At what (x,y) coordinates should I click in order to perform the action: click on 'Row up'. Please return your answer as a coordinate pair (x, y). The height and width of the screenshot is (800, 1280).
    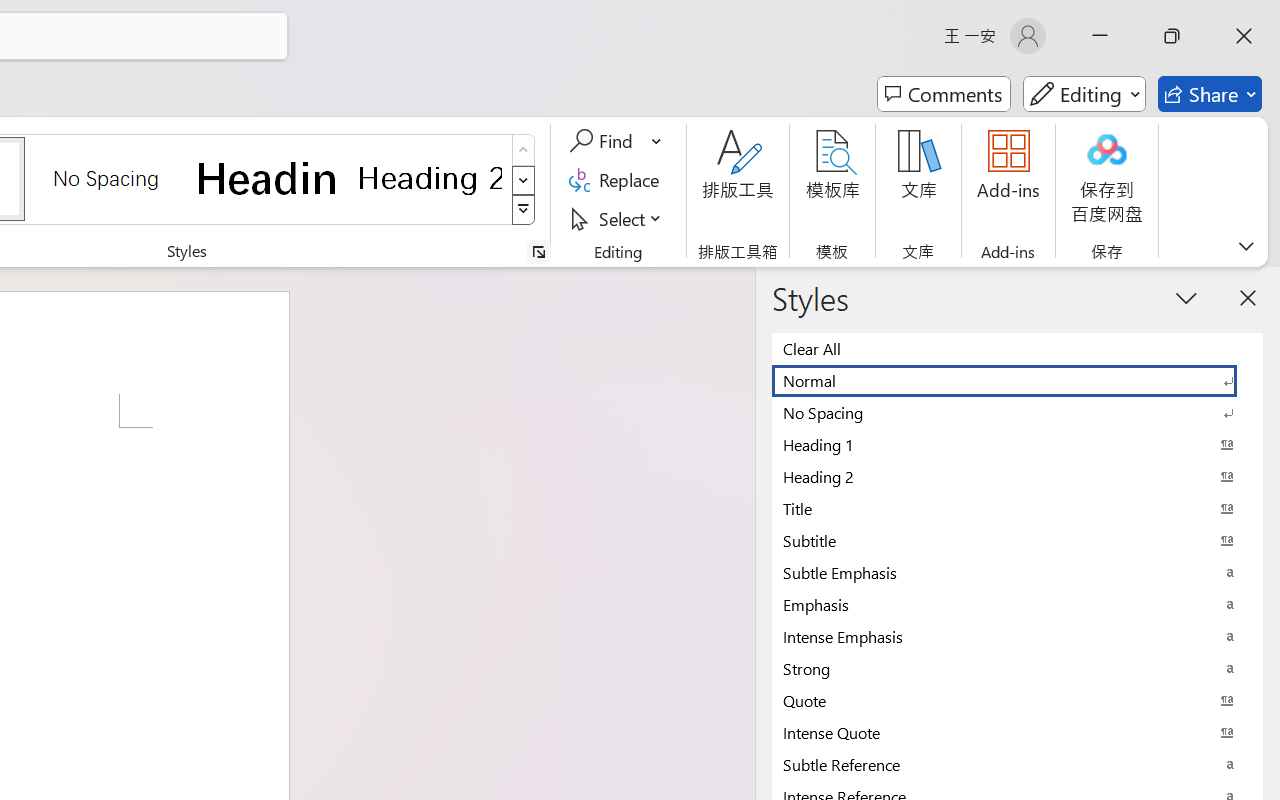
    Looking at the image, I should click on (523, 150).